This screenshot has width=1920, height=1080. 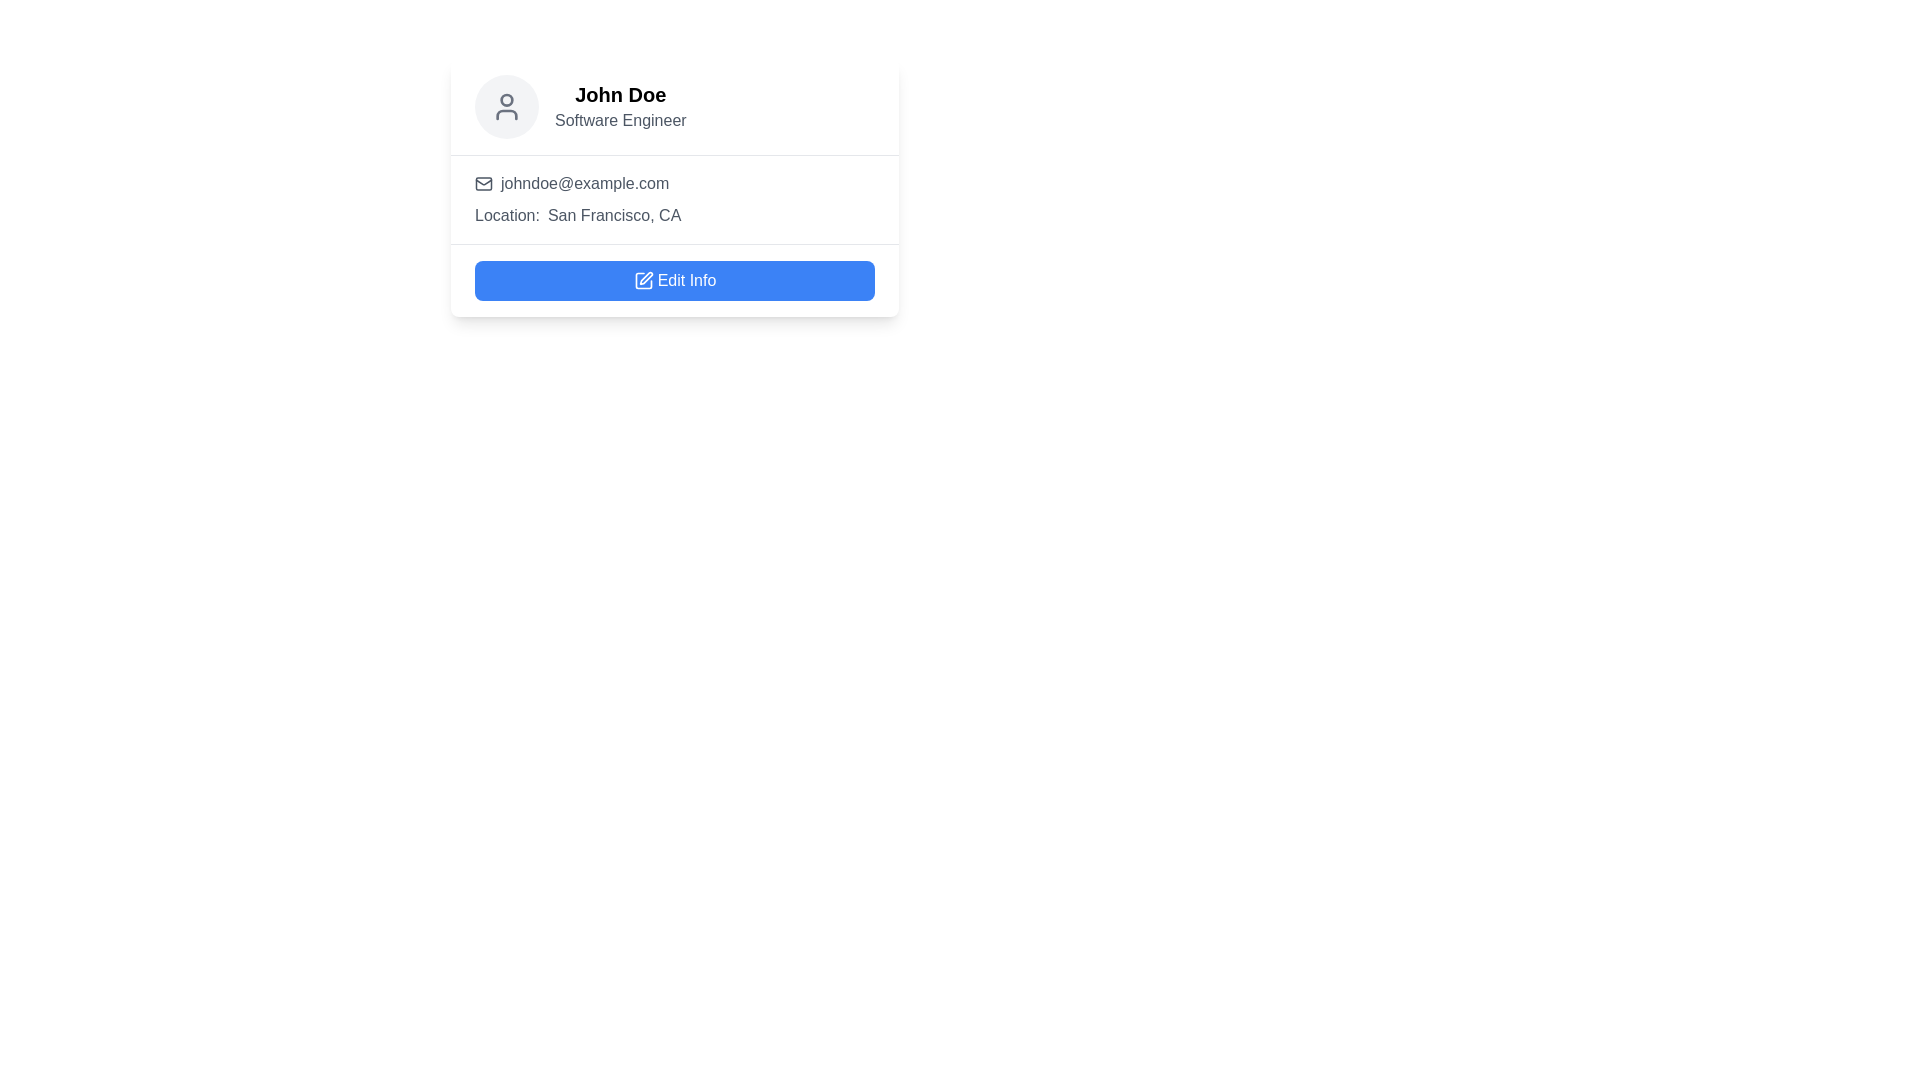 What do you see at coordinates (584, 184) in the screenshot?
I see `the static text element displaying the user's email address, which is located in the middle section of the user profile card, to the right of the envelope icon and above the location details` at bounding box center [584, 184].